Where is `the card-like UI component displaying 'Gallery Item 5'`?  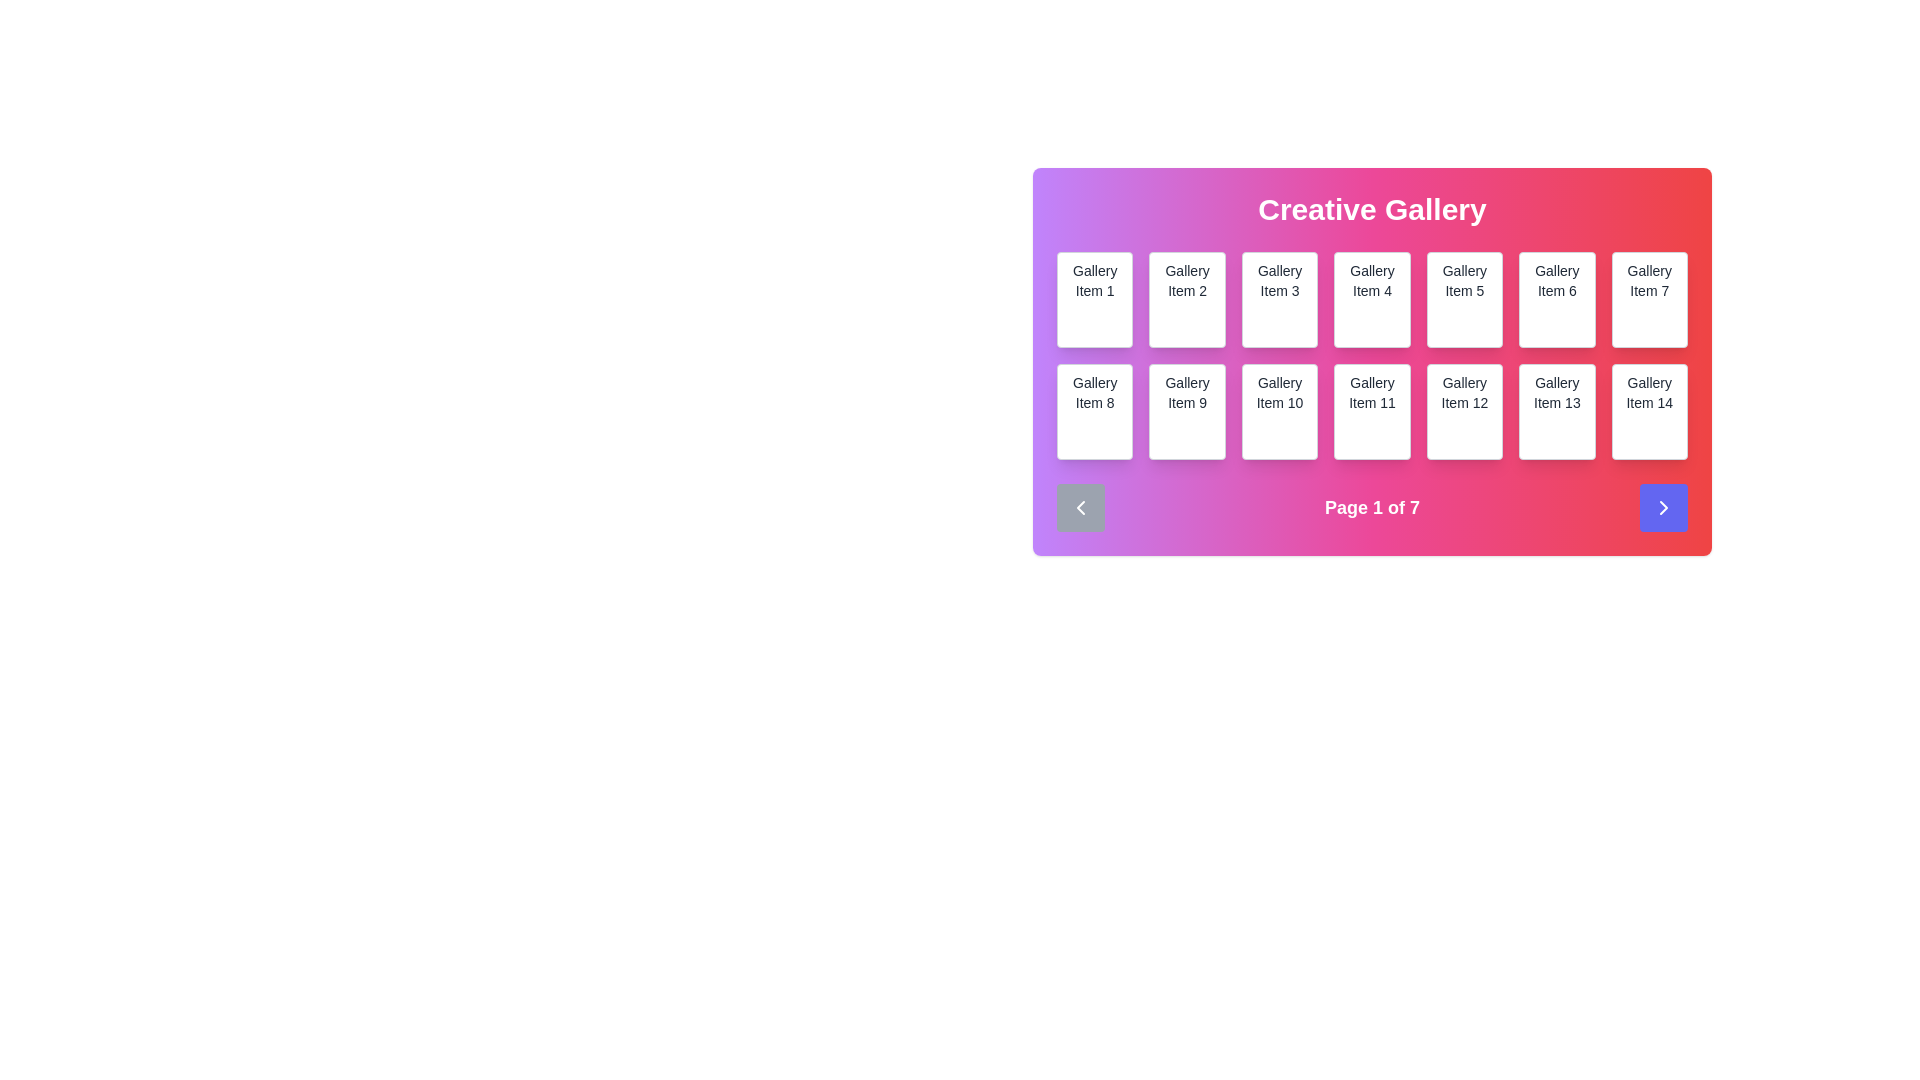 the card-like UI component displaying 'Gallery Item 5' is located at coordinates (1464, 300).